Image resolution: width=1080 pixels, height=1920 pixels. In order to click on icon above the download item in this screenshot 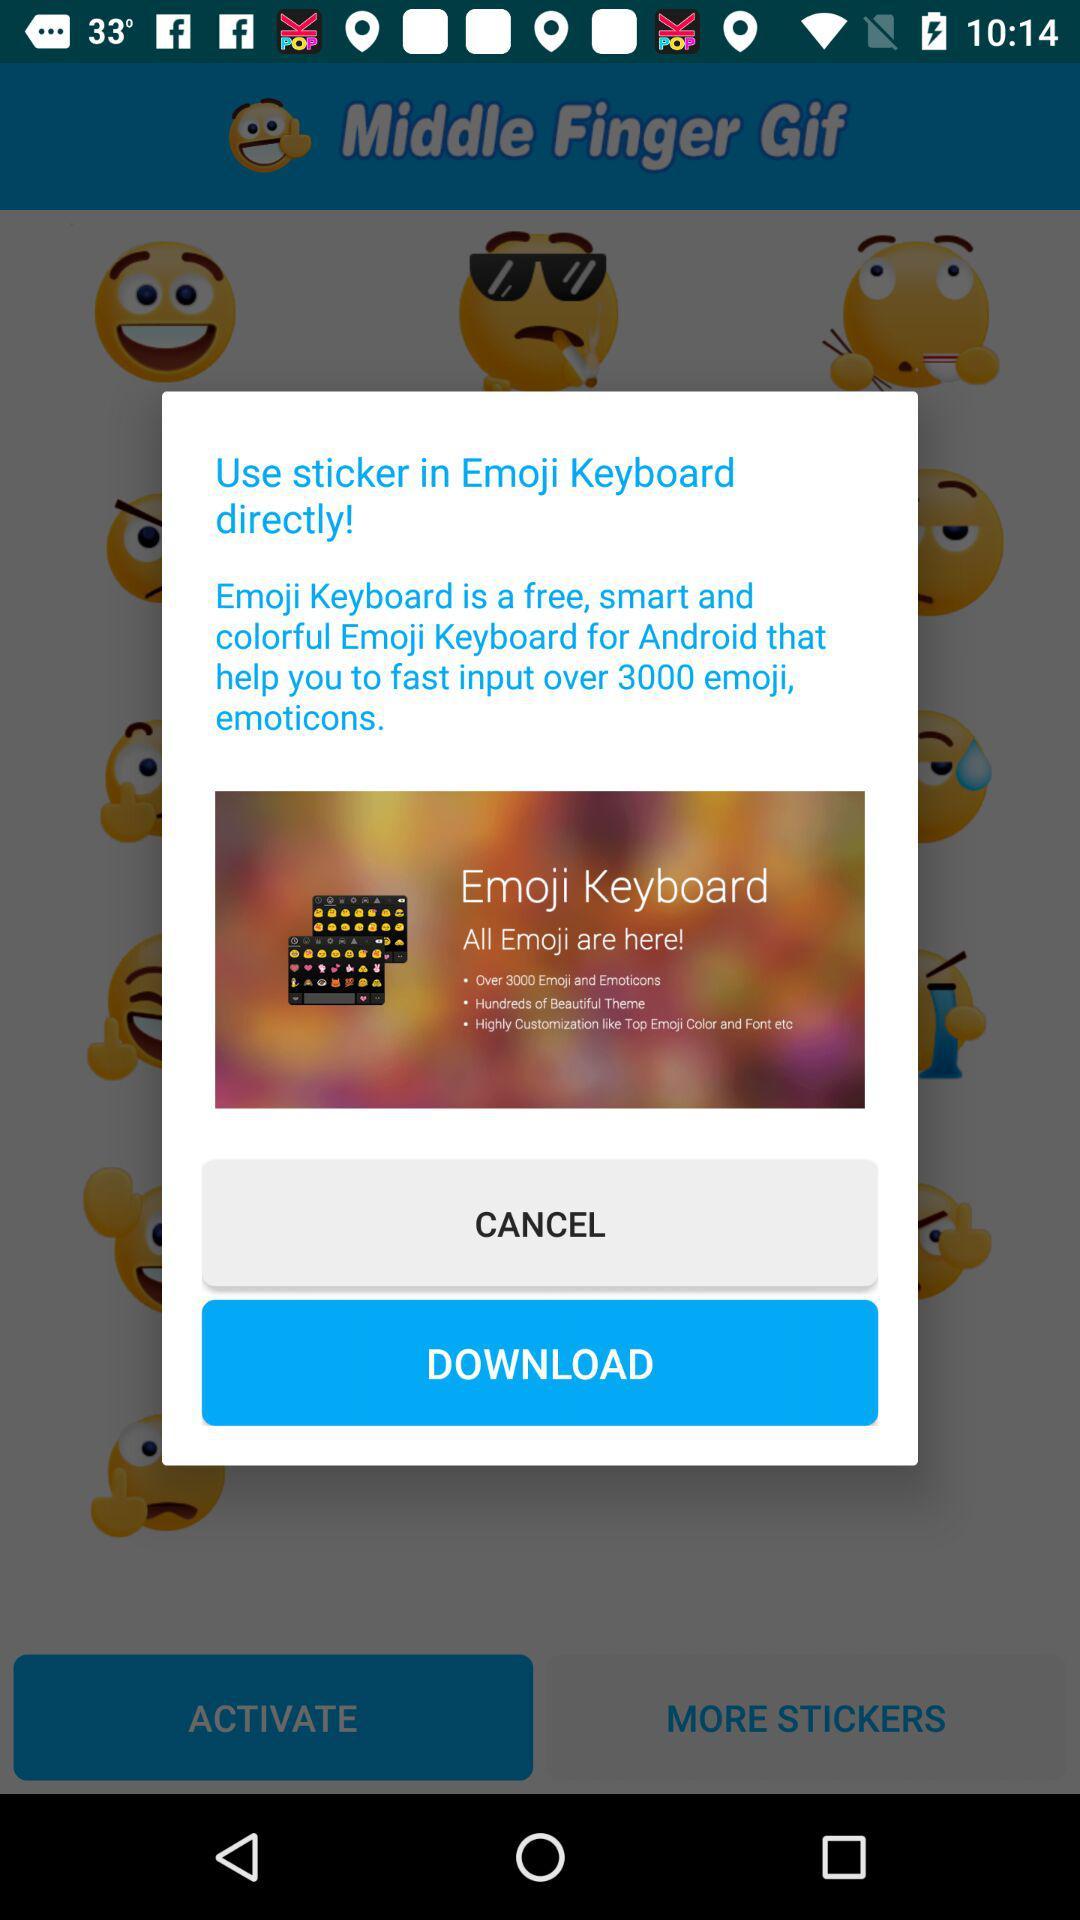, I will do `click(540, 1222)`.